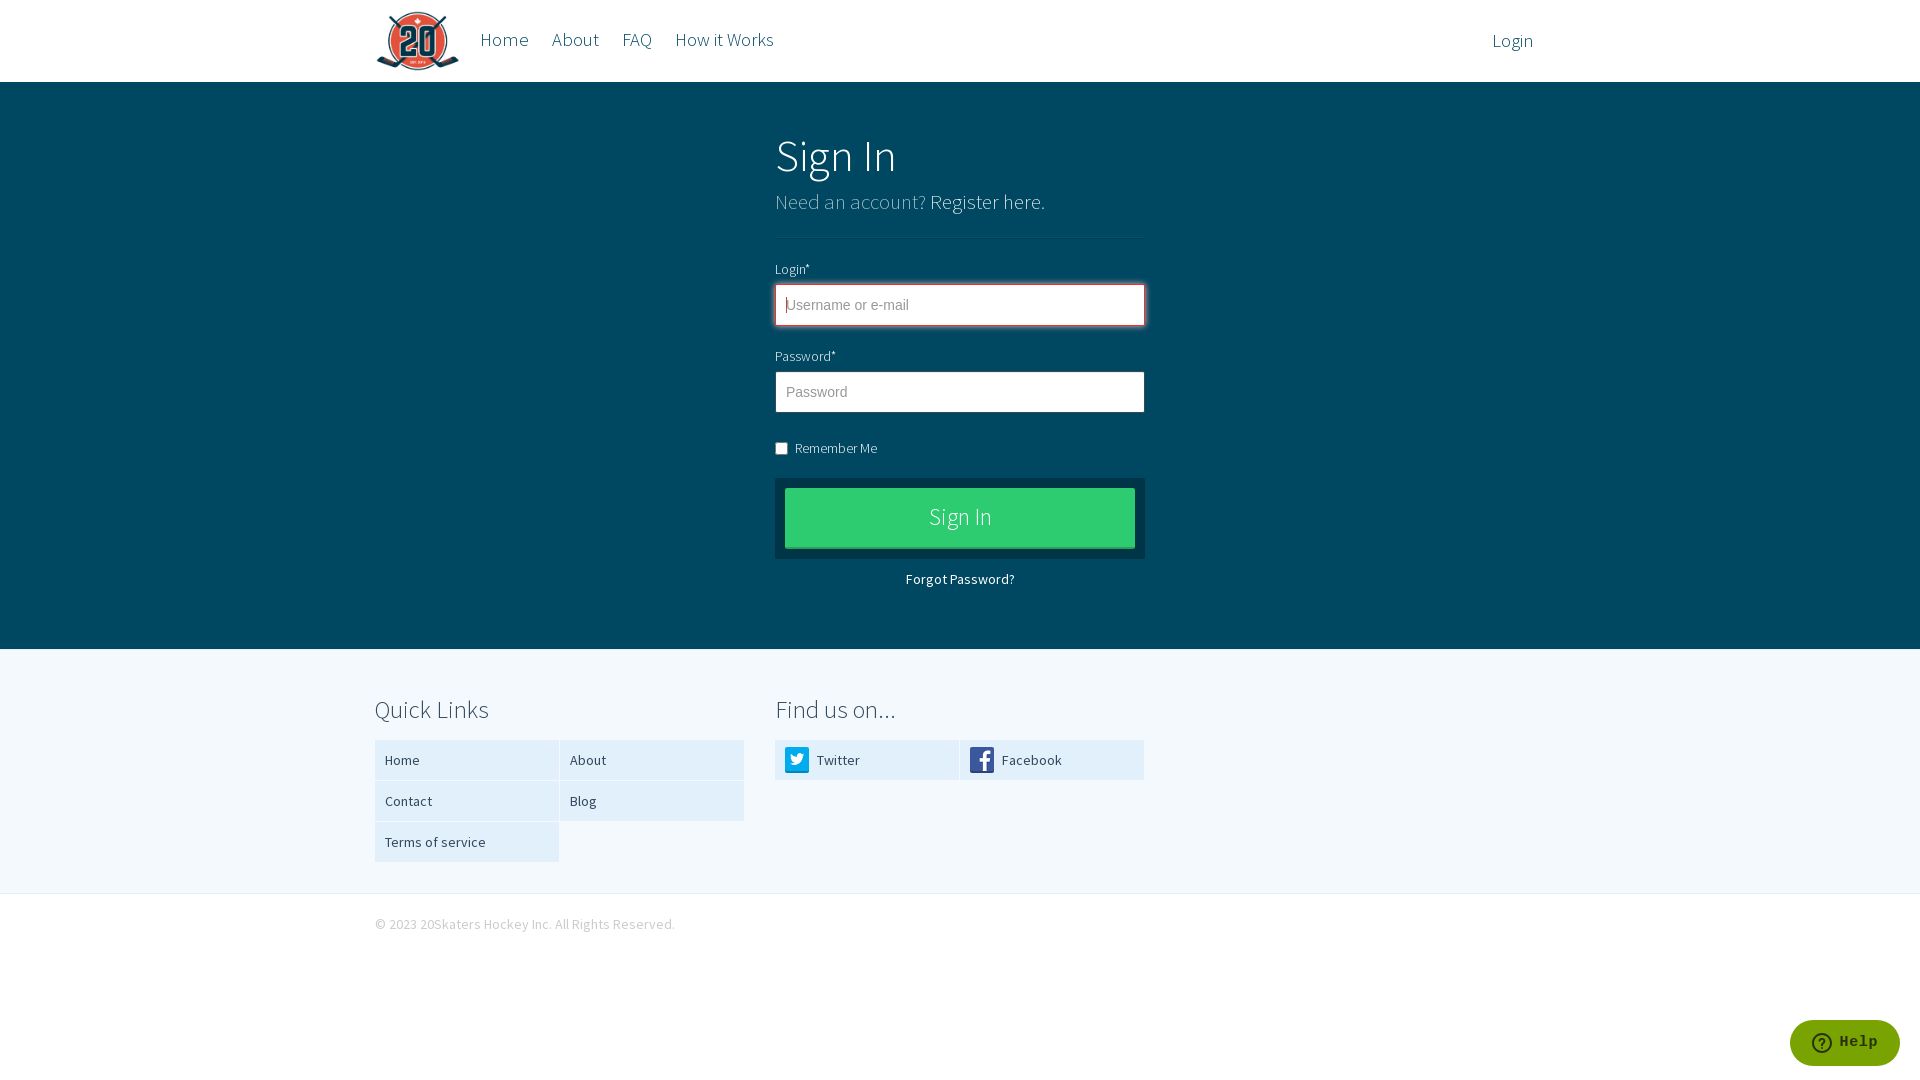  What do you see at coordinates (867, 760) in the screenshot?
I see `'Twitter'` at bounding box center [867, 760].